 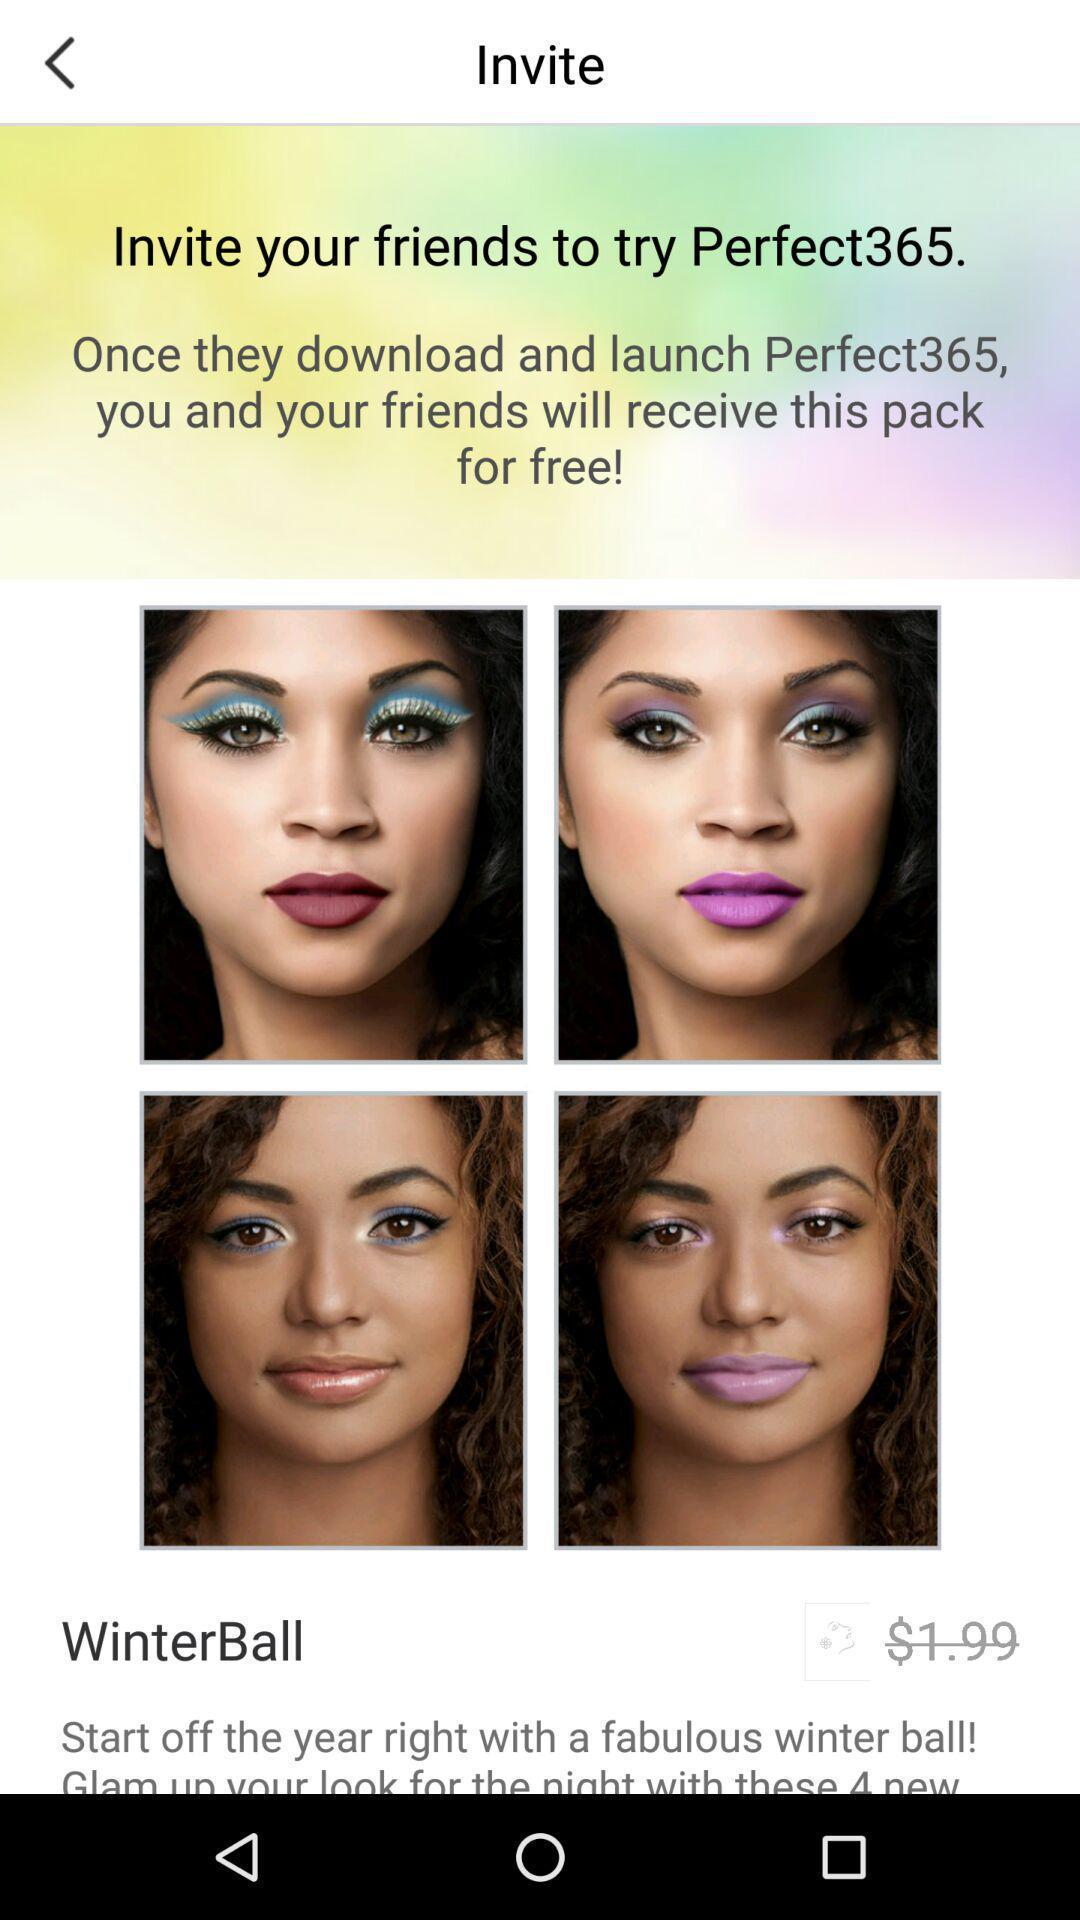 I want to click on icon below the invite your friends icon, so click(x=540, y=407).